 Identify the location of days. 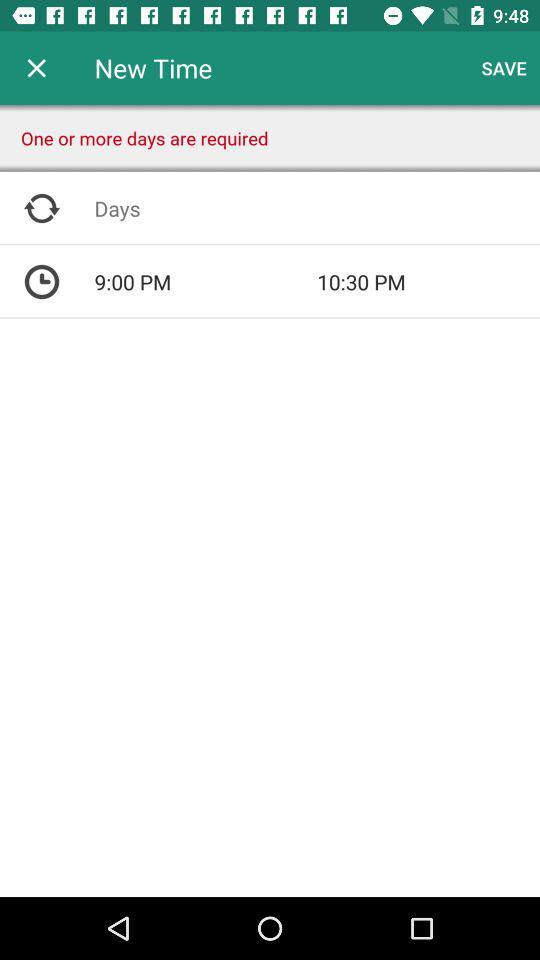
(317, 208).